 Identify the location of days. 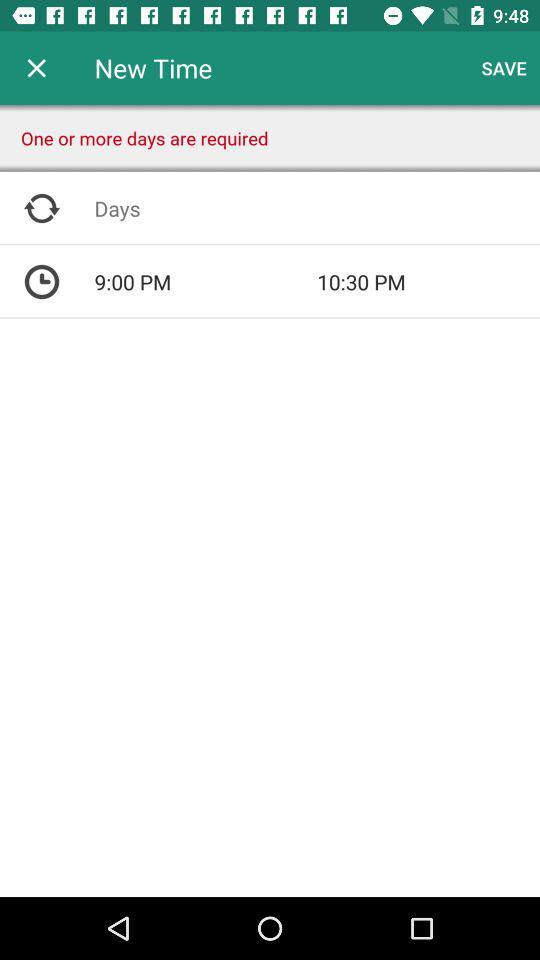
(317, 208).